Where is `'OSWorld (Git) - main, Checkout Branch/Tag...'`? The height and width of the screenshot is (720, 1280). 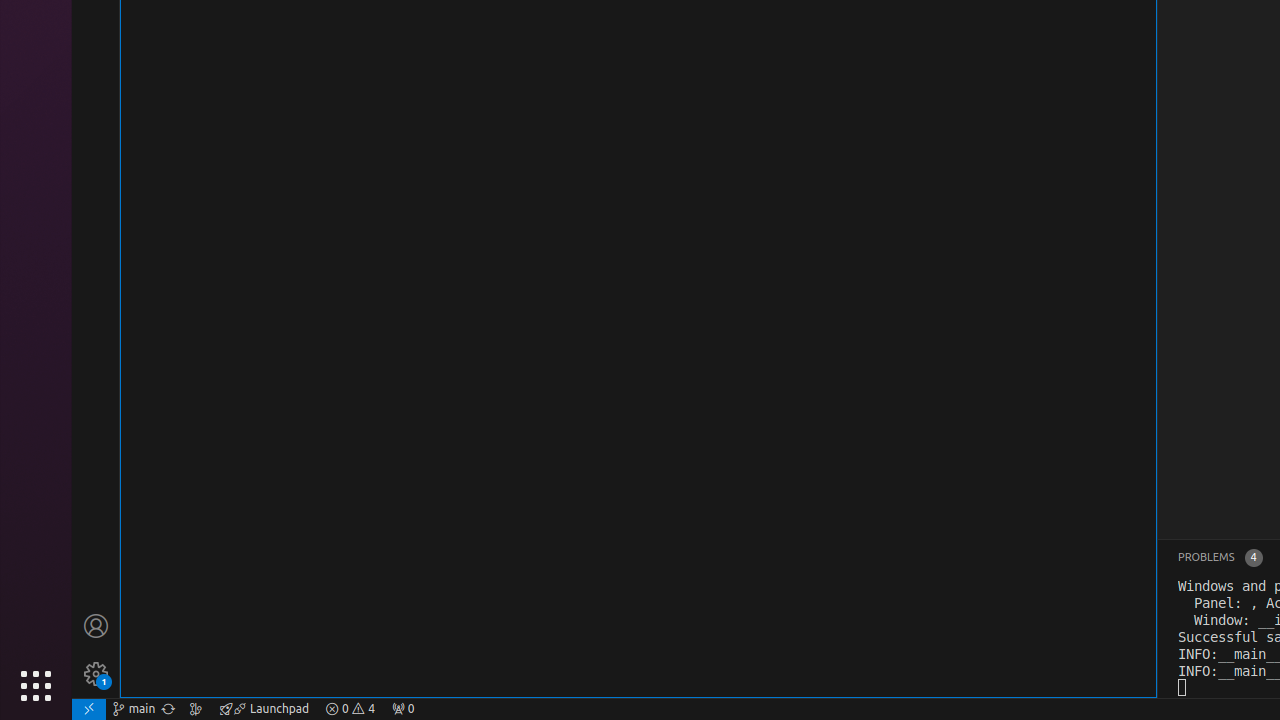
'OSWorld (Git) - main, Checkout Branch/Tag...' is located at coordinates (133, 707).